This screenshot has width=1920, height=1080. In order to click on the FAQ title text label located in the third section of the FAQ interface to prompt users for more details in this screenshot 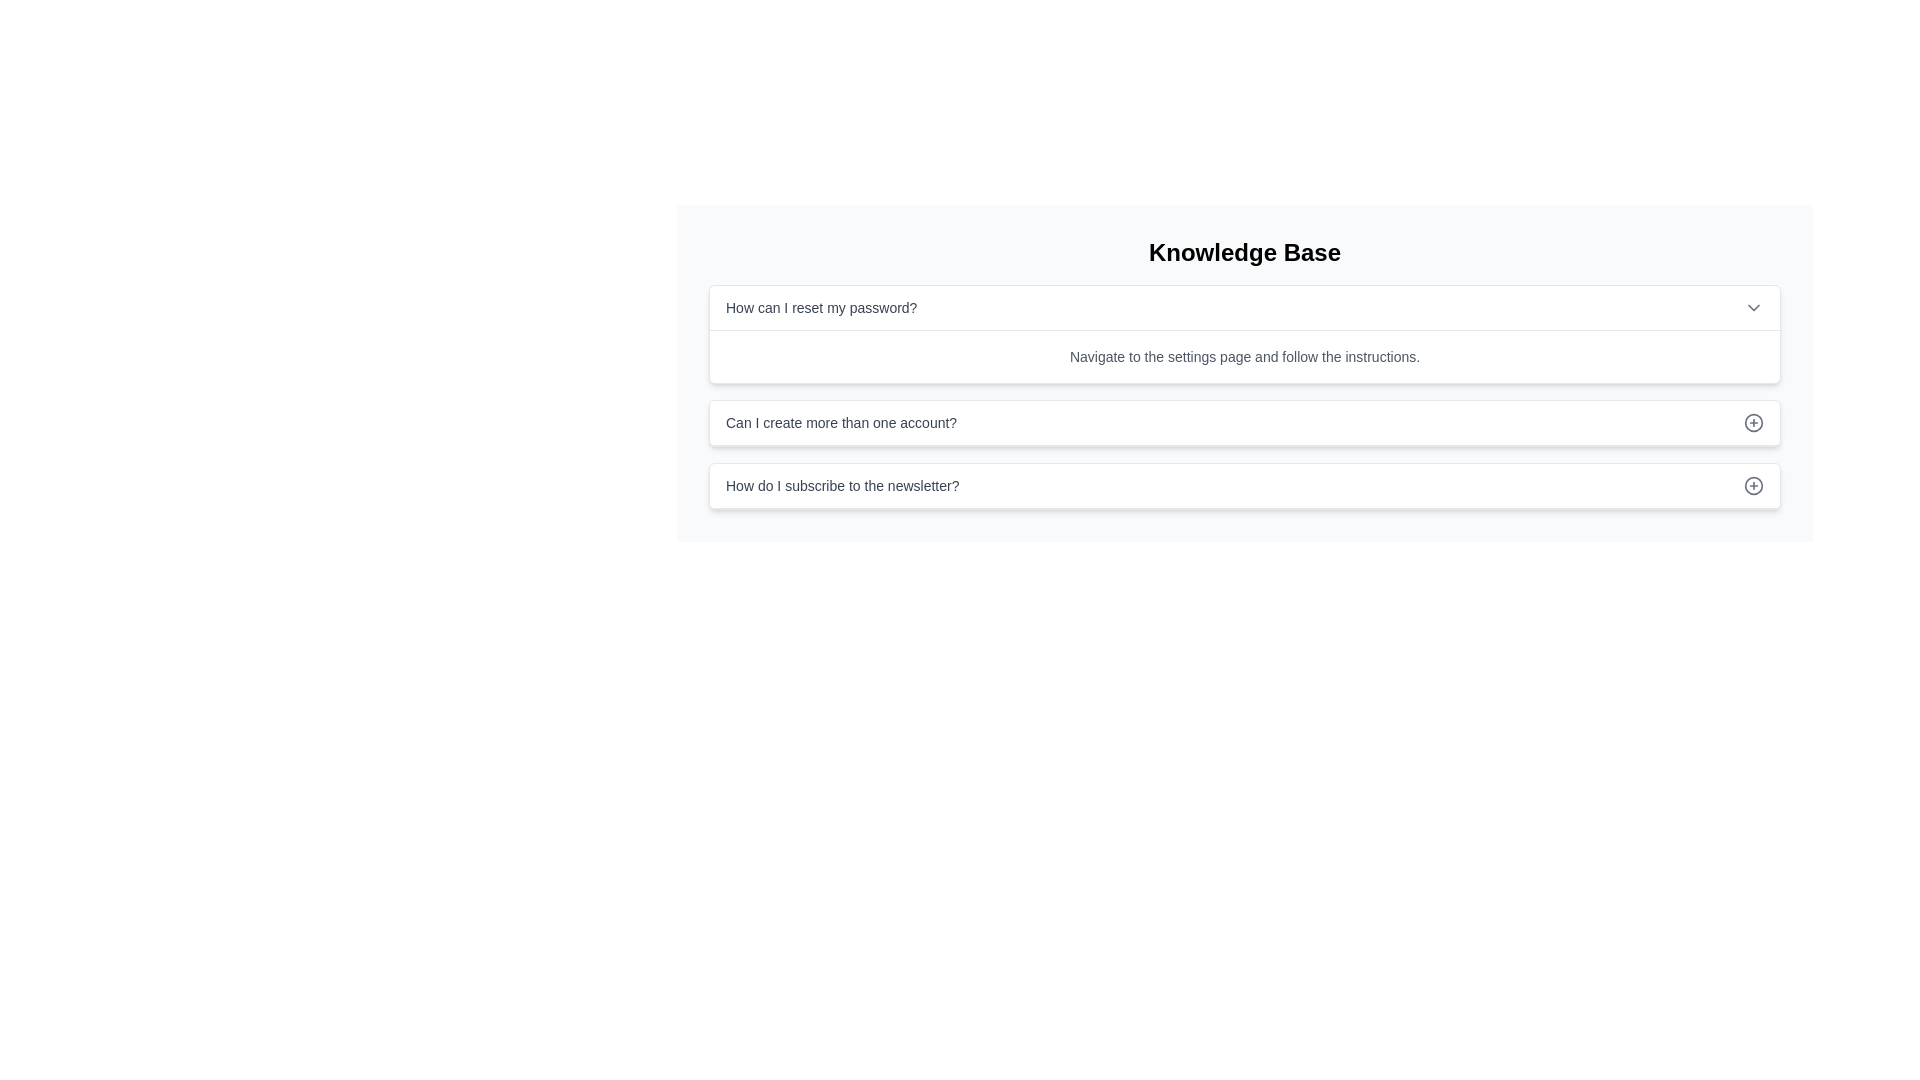, I will do `click(842, 486)`.